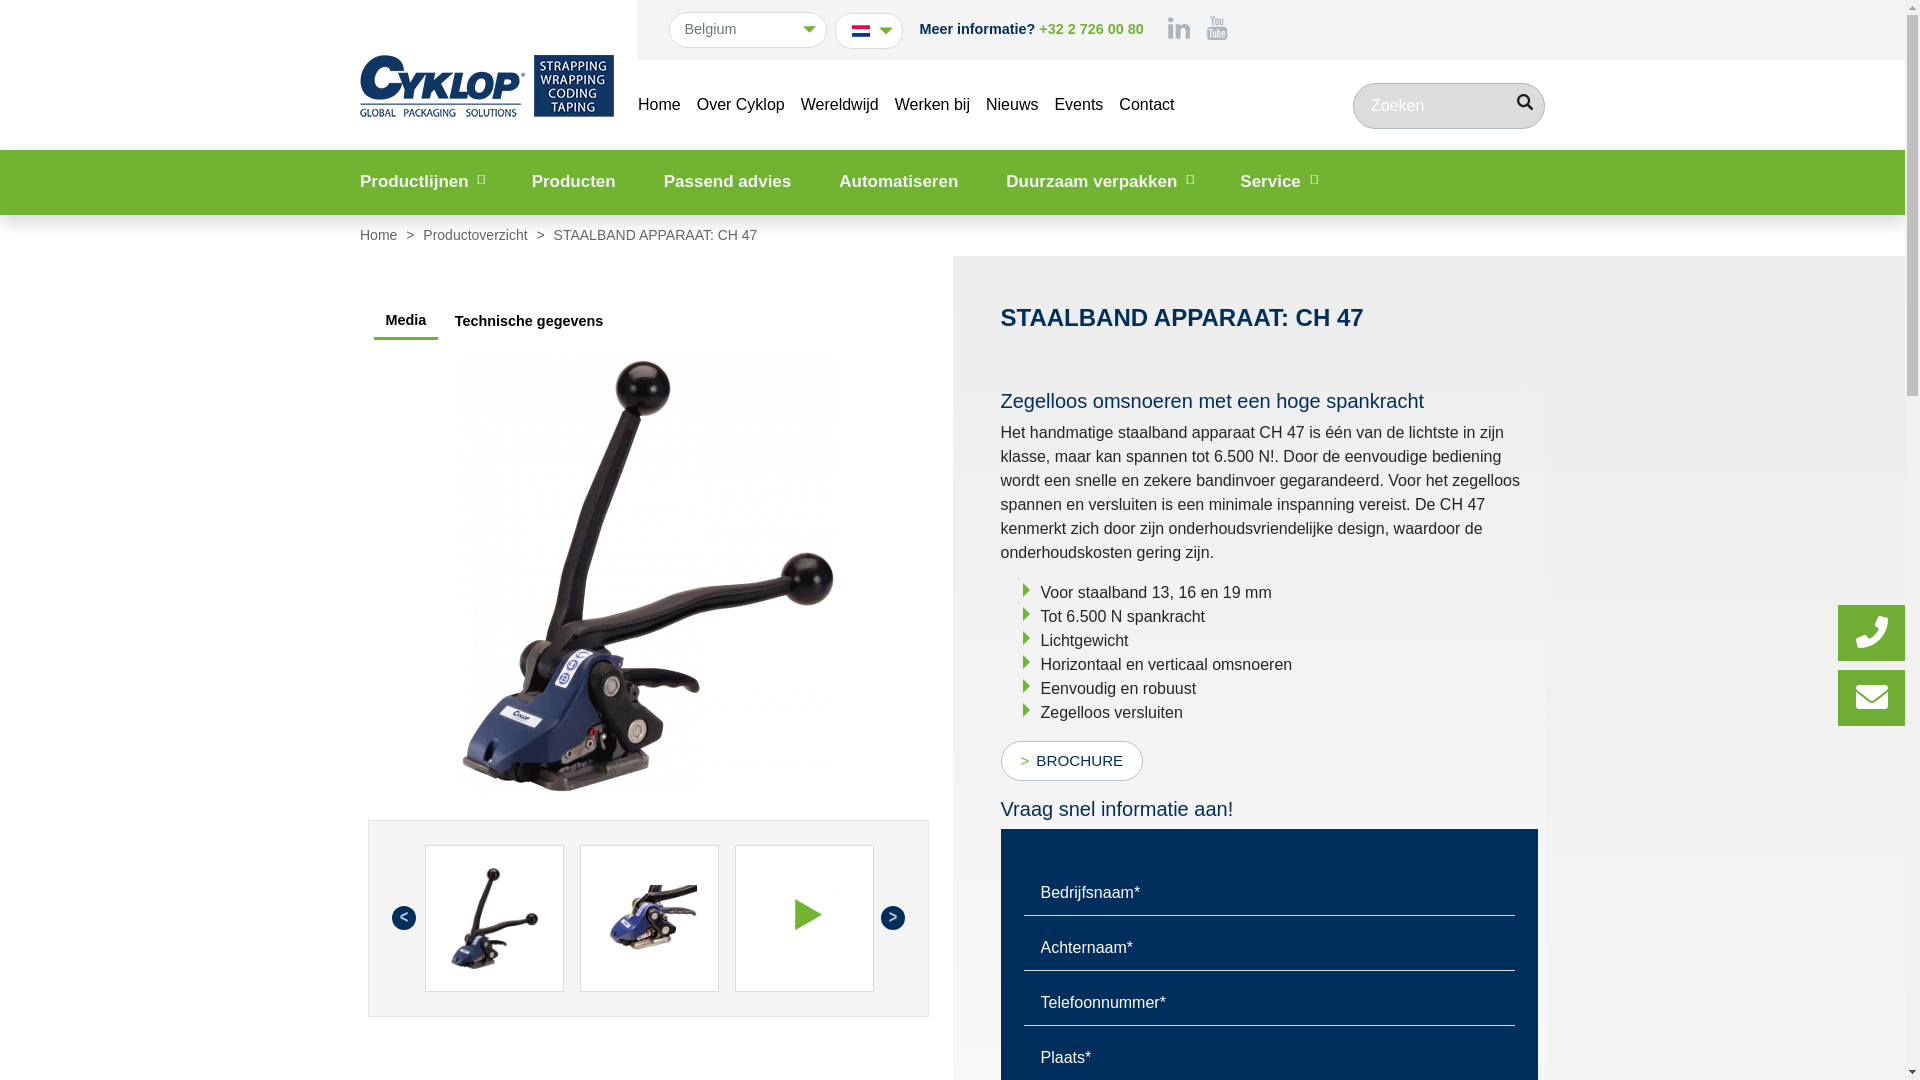  I want to click on 'Media', so click(374, 321).